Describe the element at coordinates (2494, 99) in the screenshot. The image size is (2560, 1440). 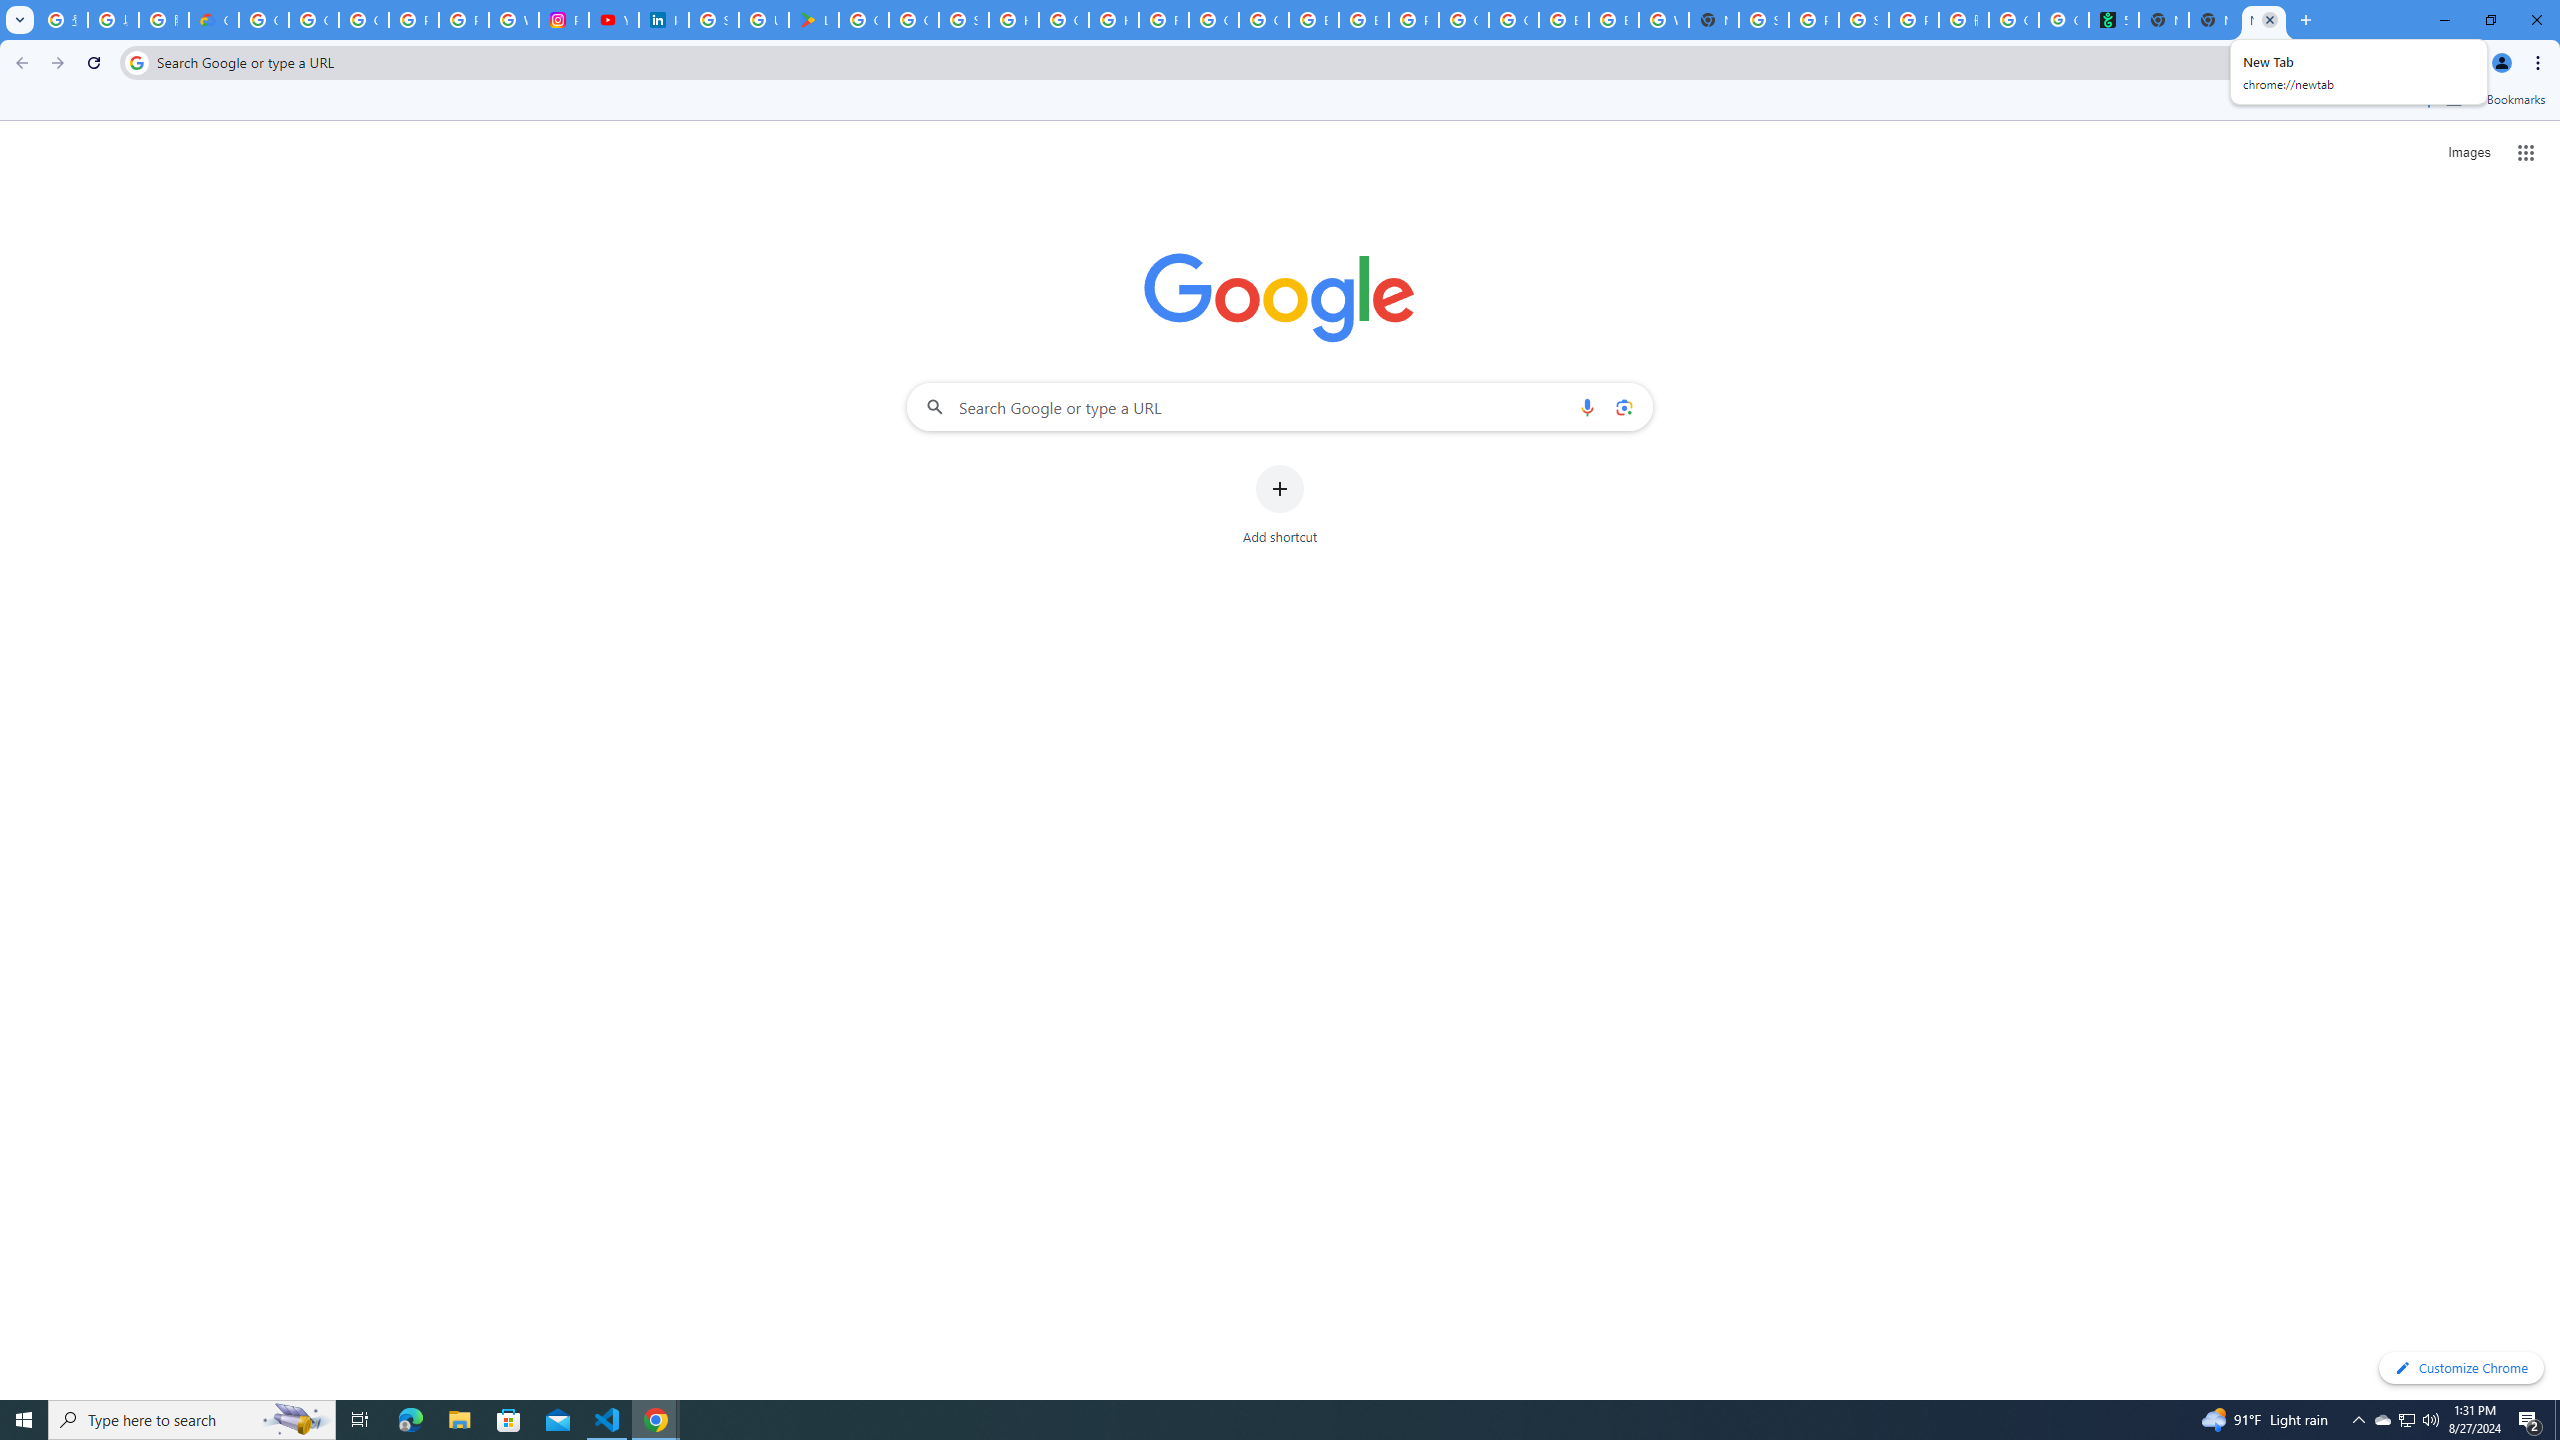
I see `'All Bookmarks'` at that location.